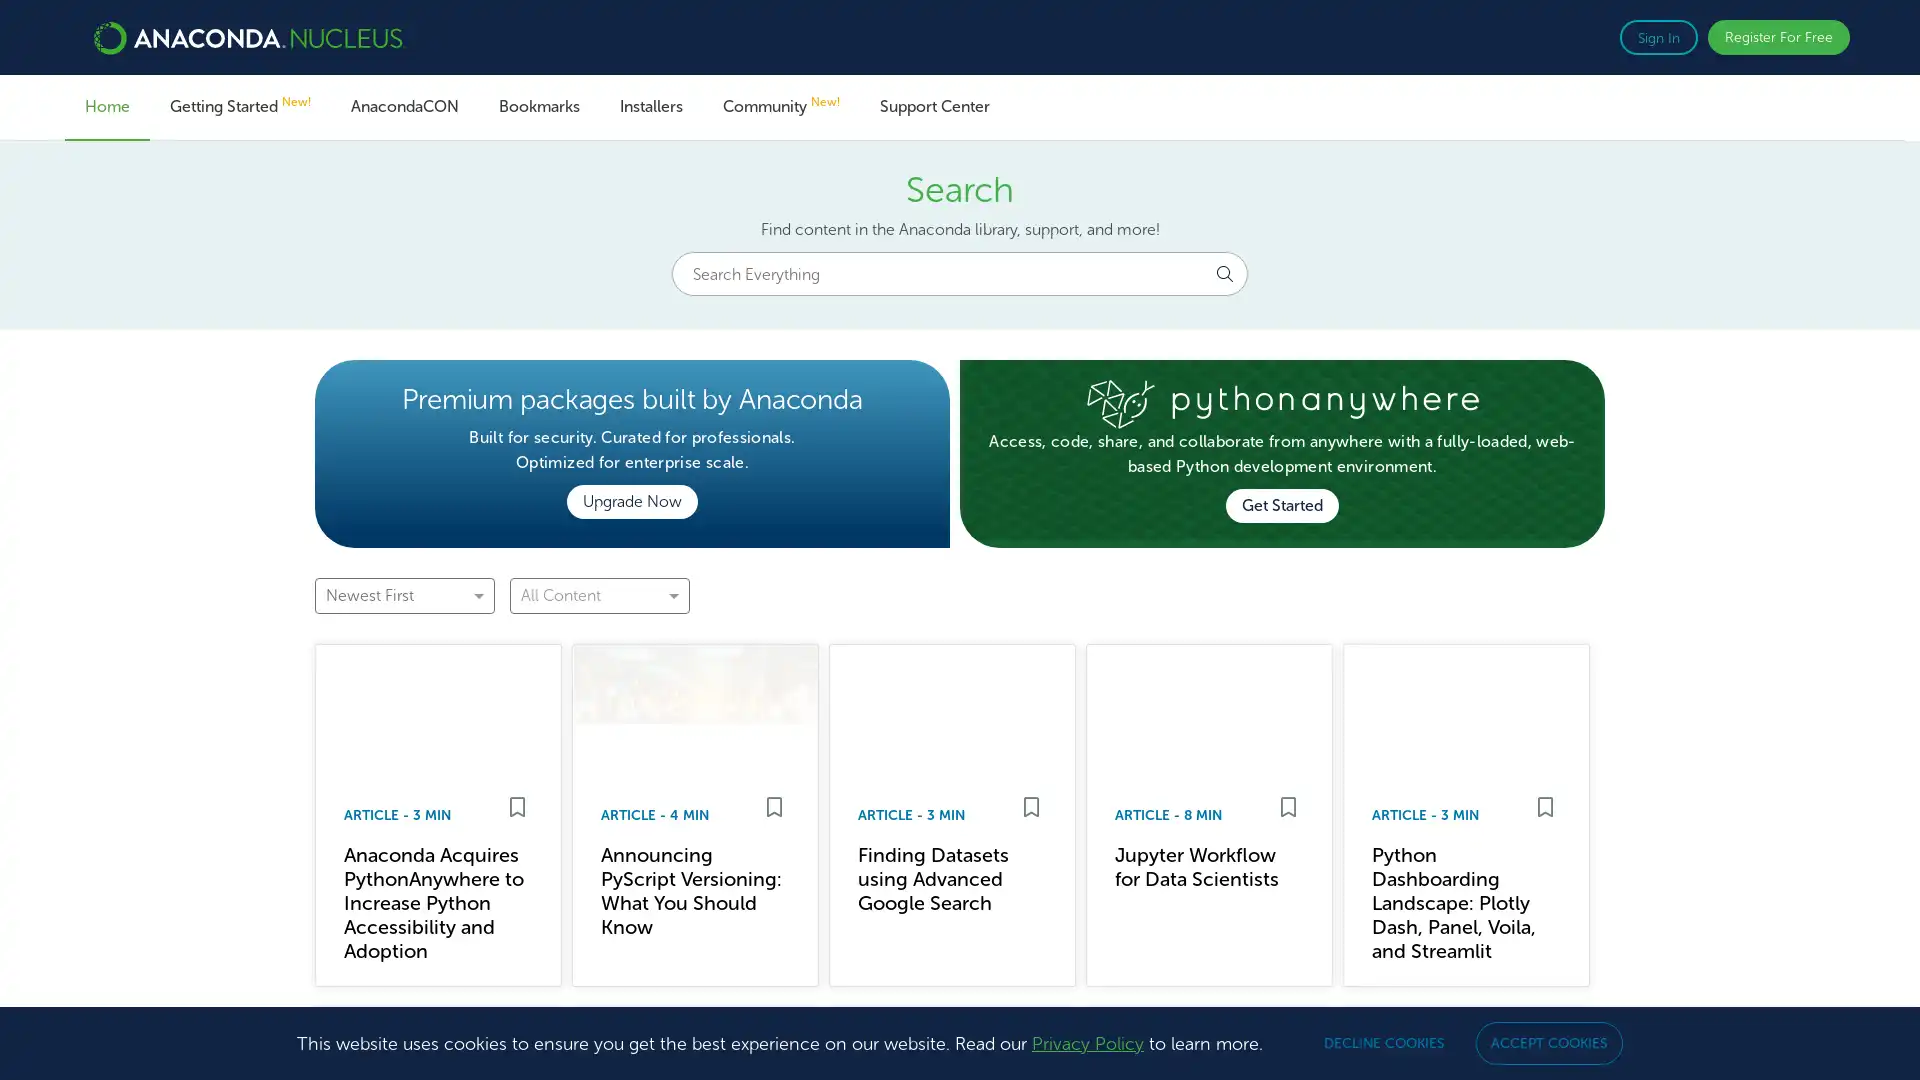 This screenshot has width=1920, height=1080. I want to click on DECLINE COOKIES, so click(1383, 1042).